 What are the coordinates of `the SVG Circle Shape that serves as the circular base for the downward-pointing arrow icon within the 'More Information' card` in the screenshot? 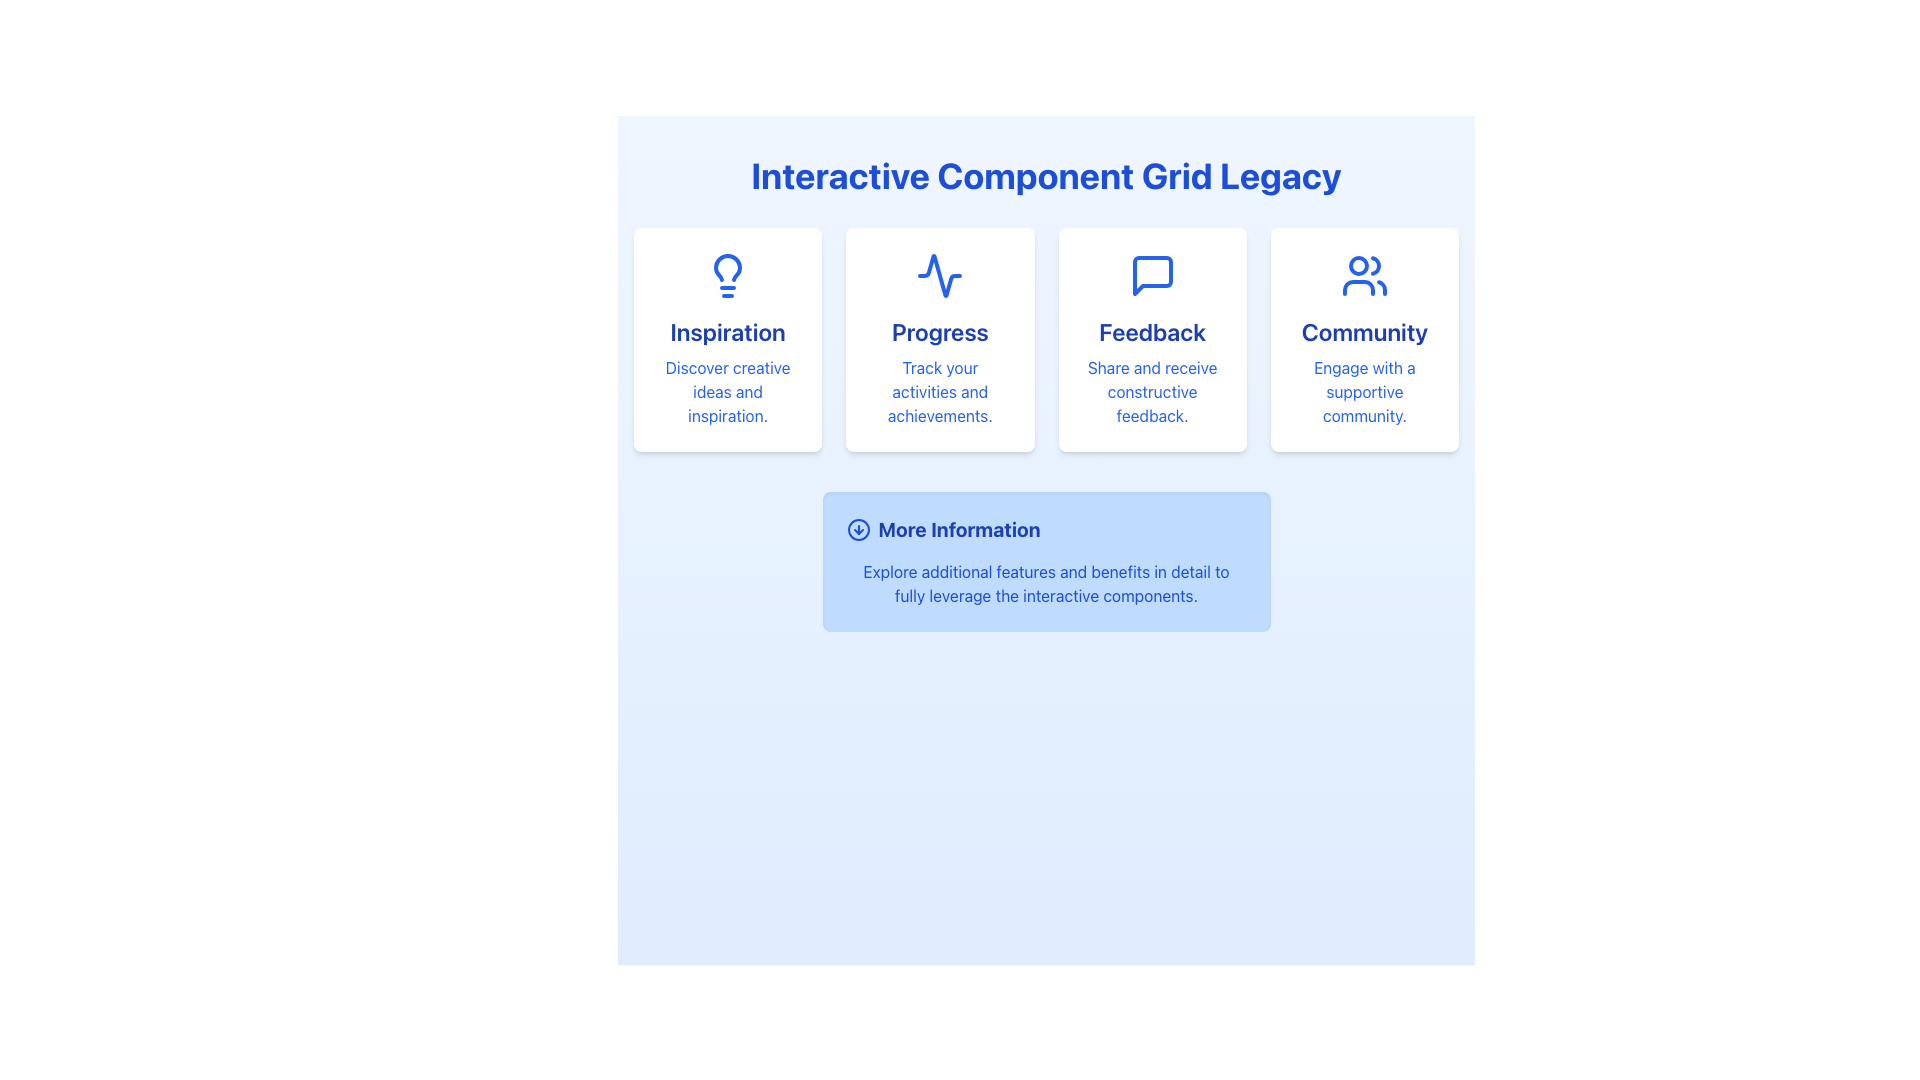 It's located at (858, 528).